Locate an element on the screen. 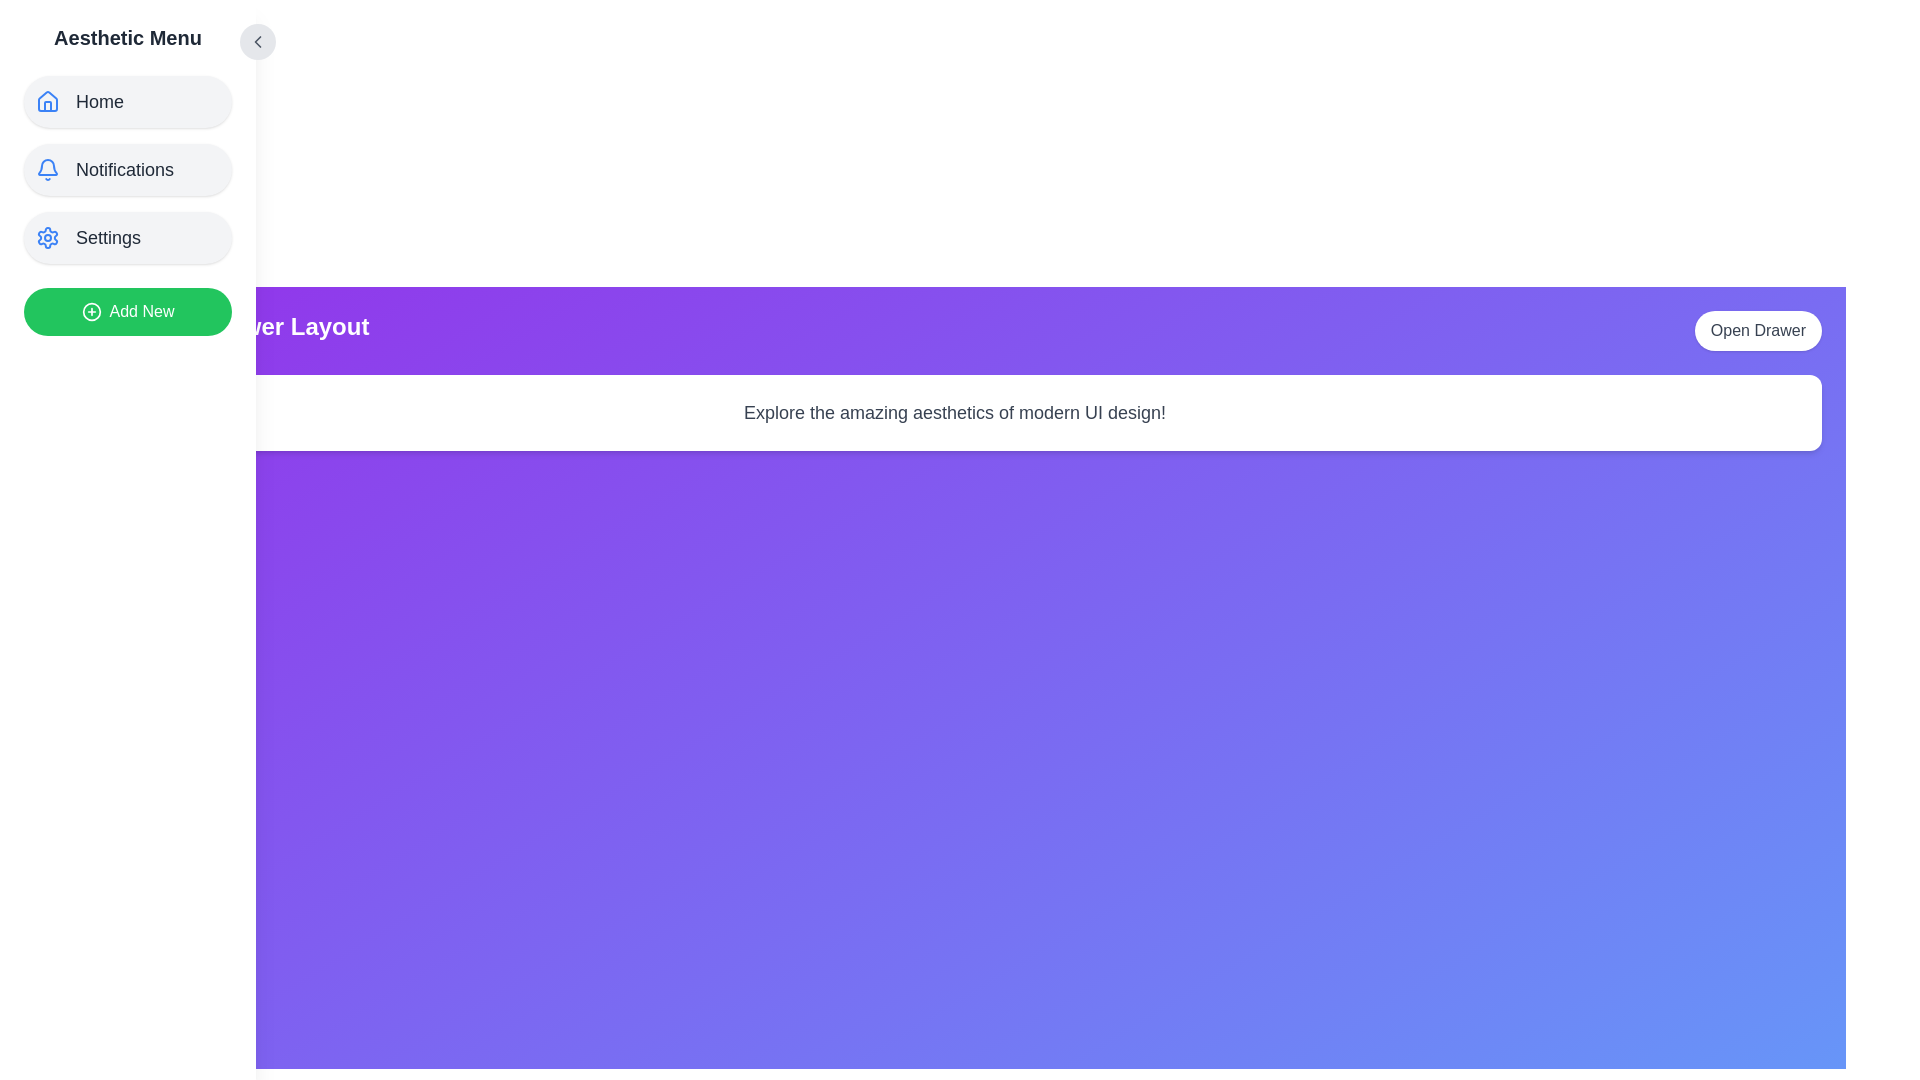 The image size is (1920, 1080). the 'Settings' button, which is a horizontally aligned button with a gear icon on the left and the text 'Settings' in dark gray, positioned at the bottom of the button stack in the left sidebar menu is located at coordinates (127, 237).